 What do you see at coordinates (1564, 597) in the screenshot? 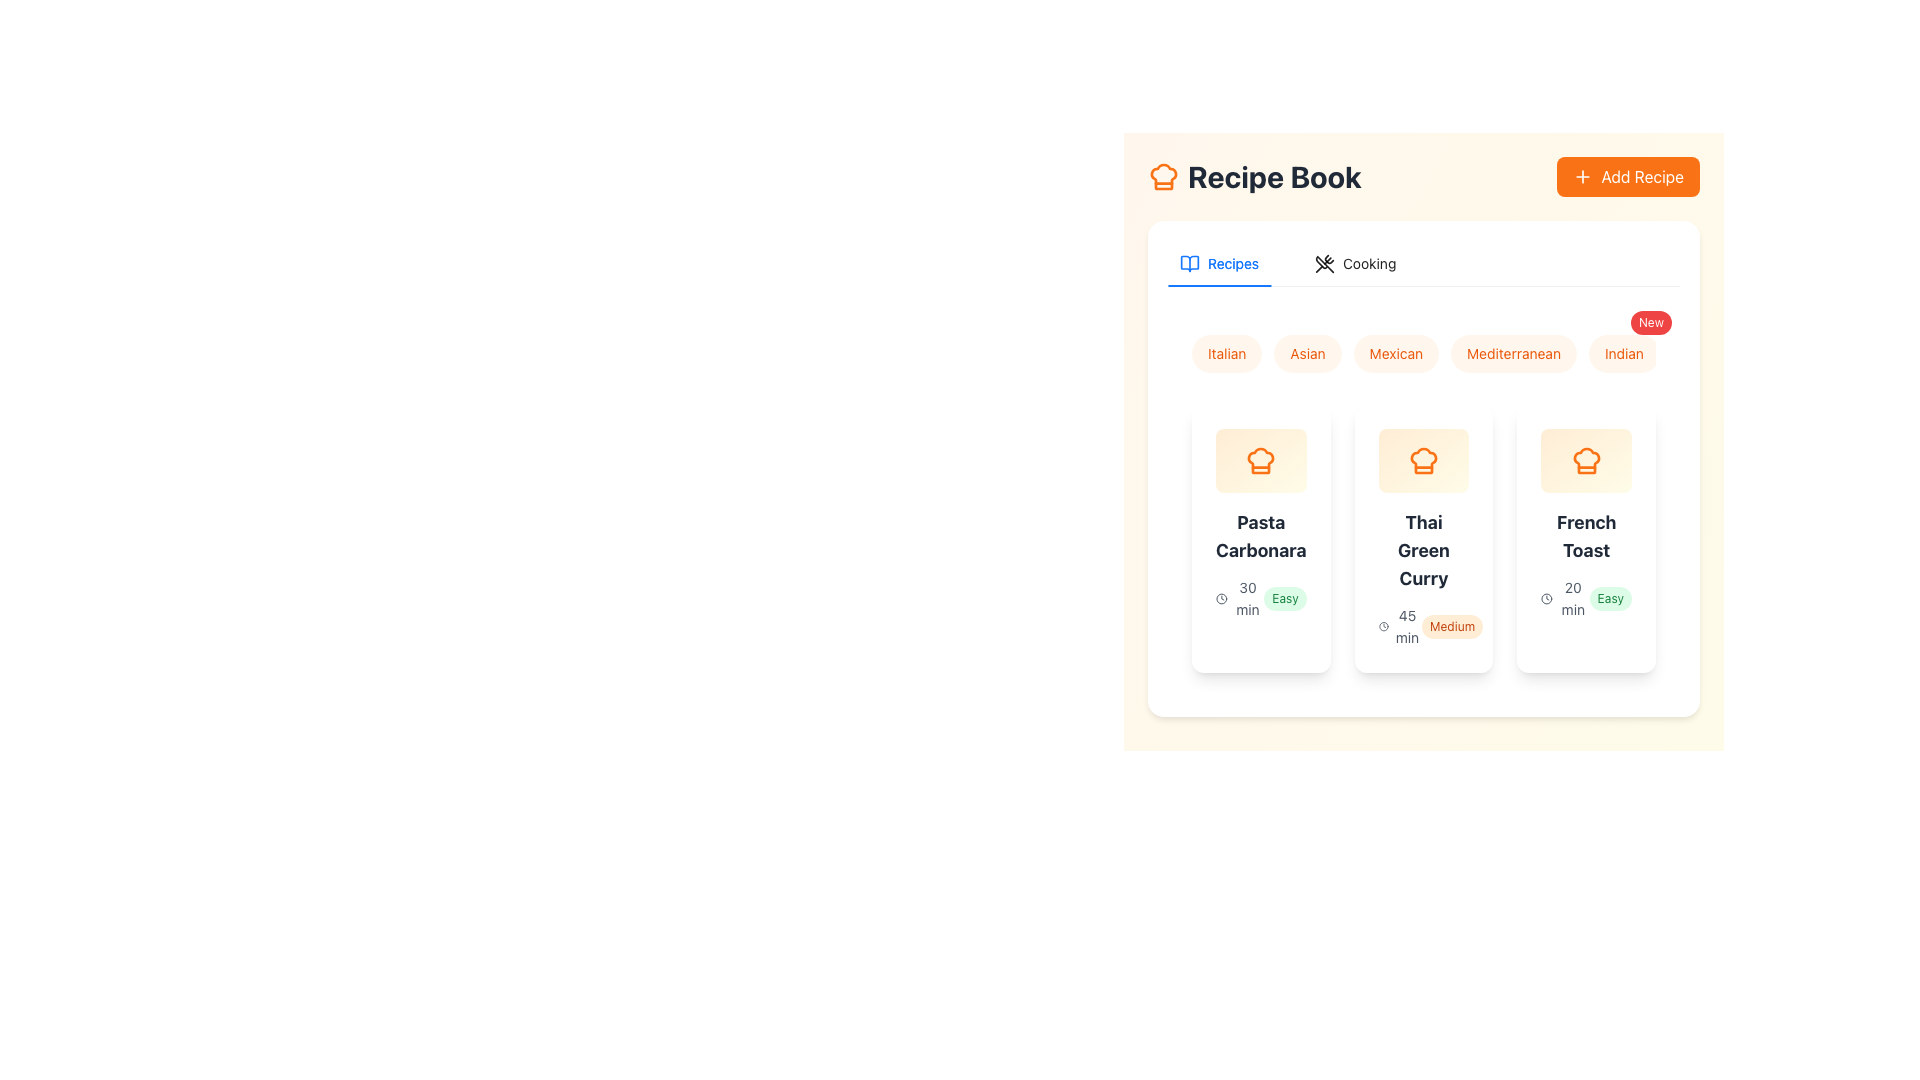
I see `informational label indicating the preparation time for the recipe 'French Toast', located at the bottom left of the 'French Toast' card, to the left of the 'Easy' label` at bounding box center [1564, 597].